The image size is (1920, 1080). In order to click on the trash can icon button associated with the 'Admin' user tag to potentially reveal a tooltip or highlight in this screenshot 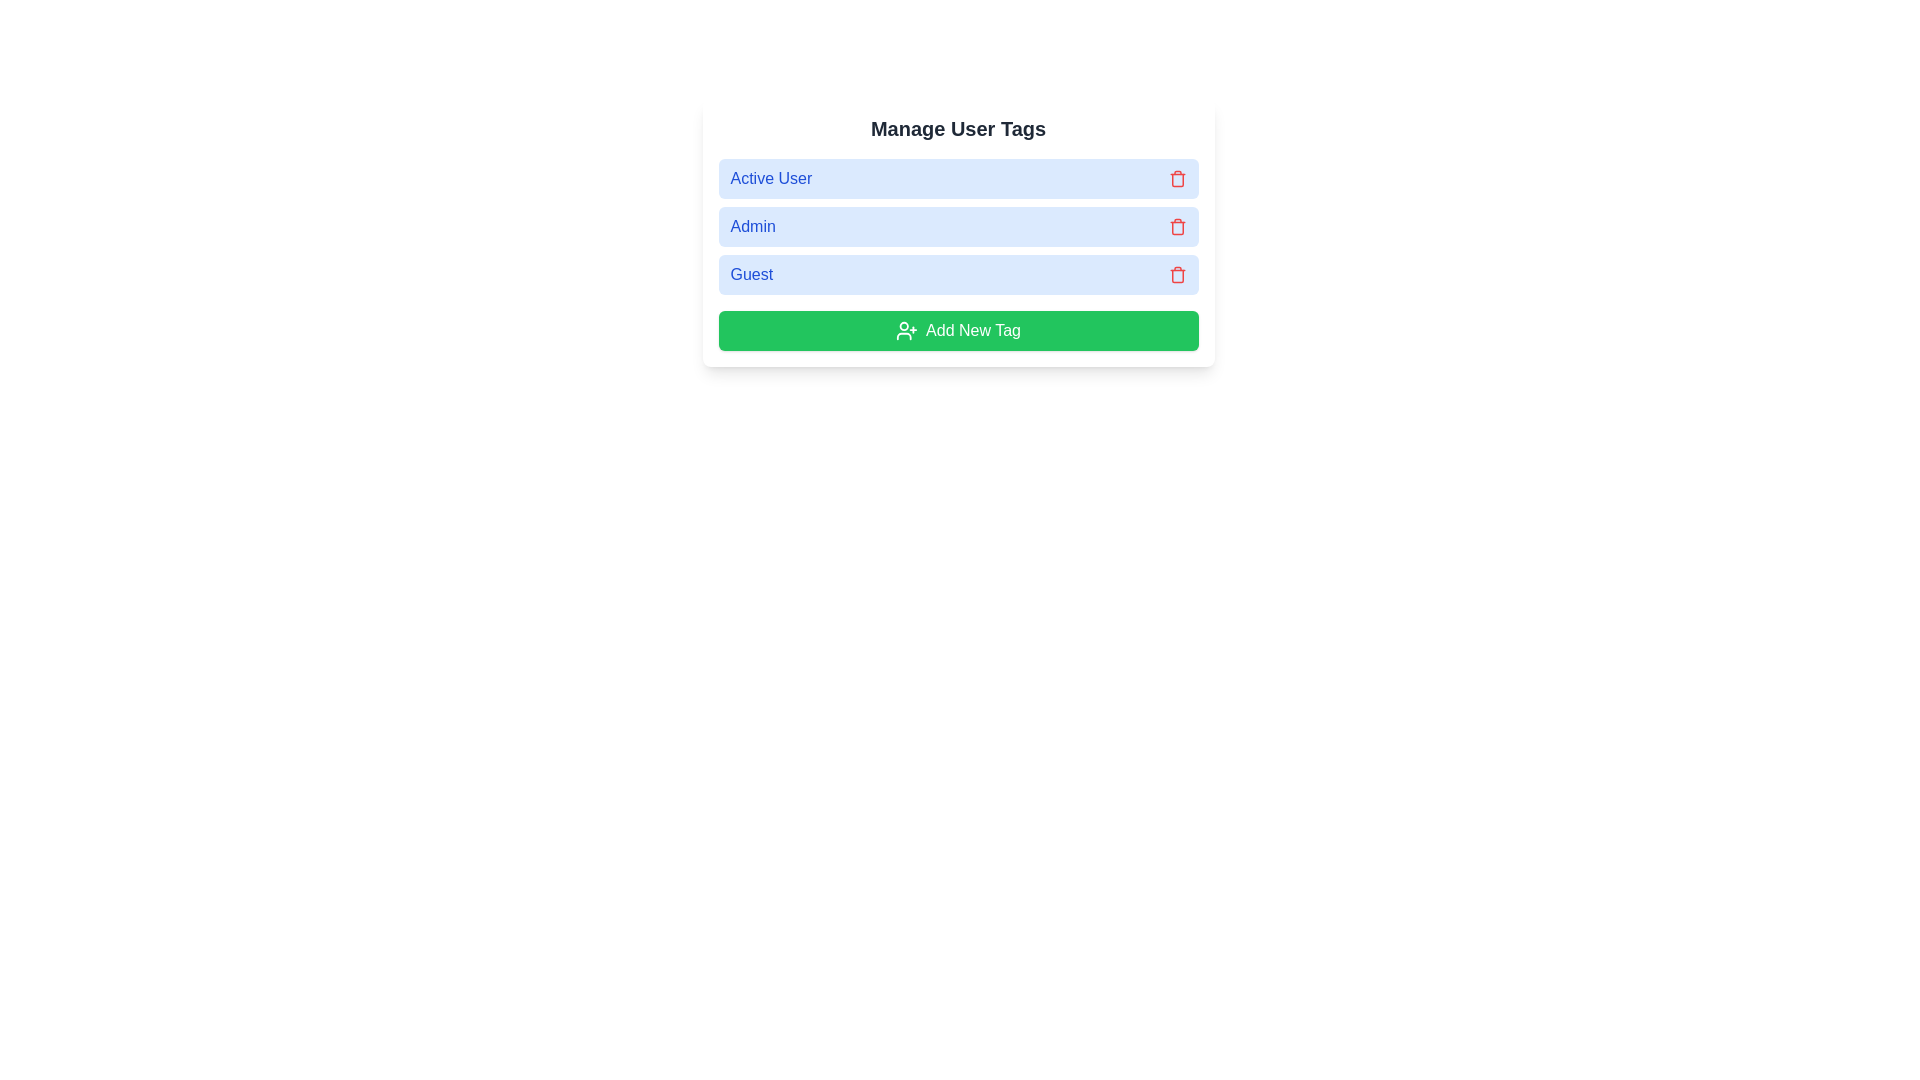, I will do `click(1177, 227)`.